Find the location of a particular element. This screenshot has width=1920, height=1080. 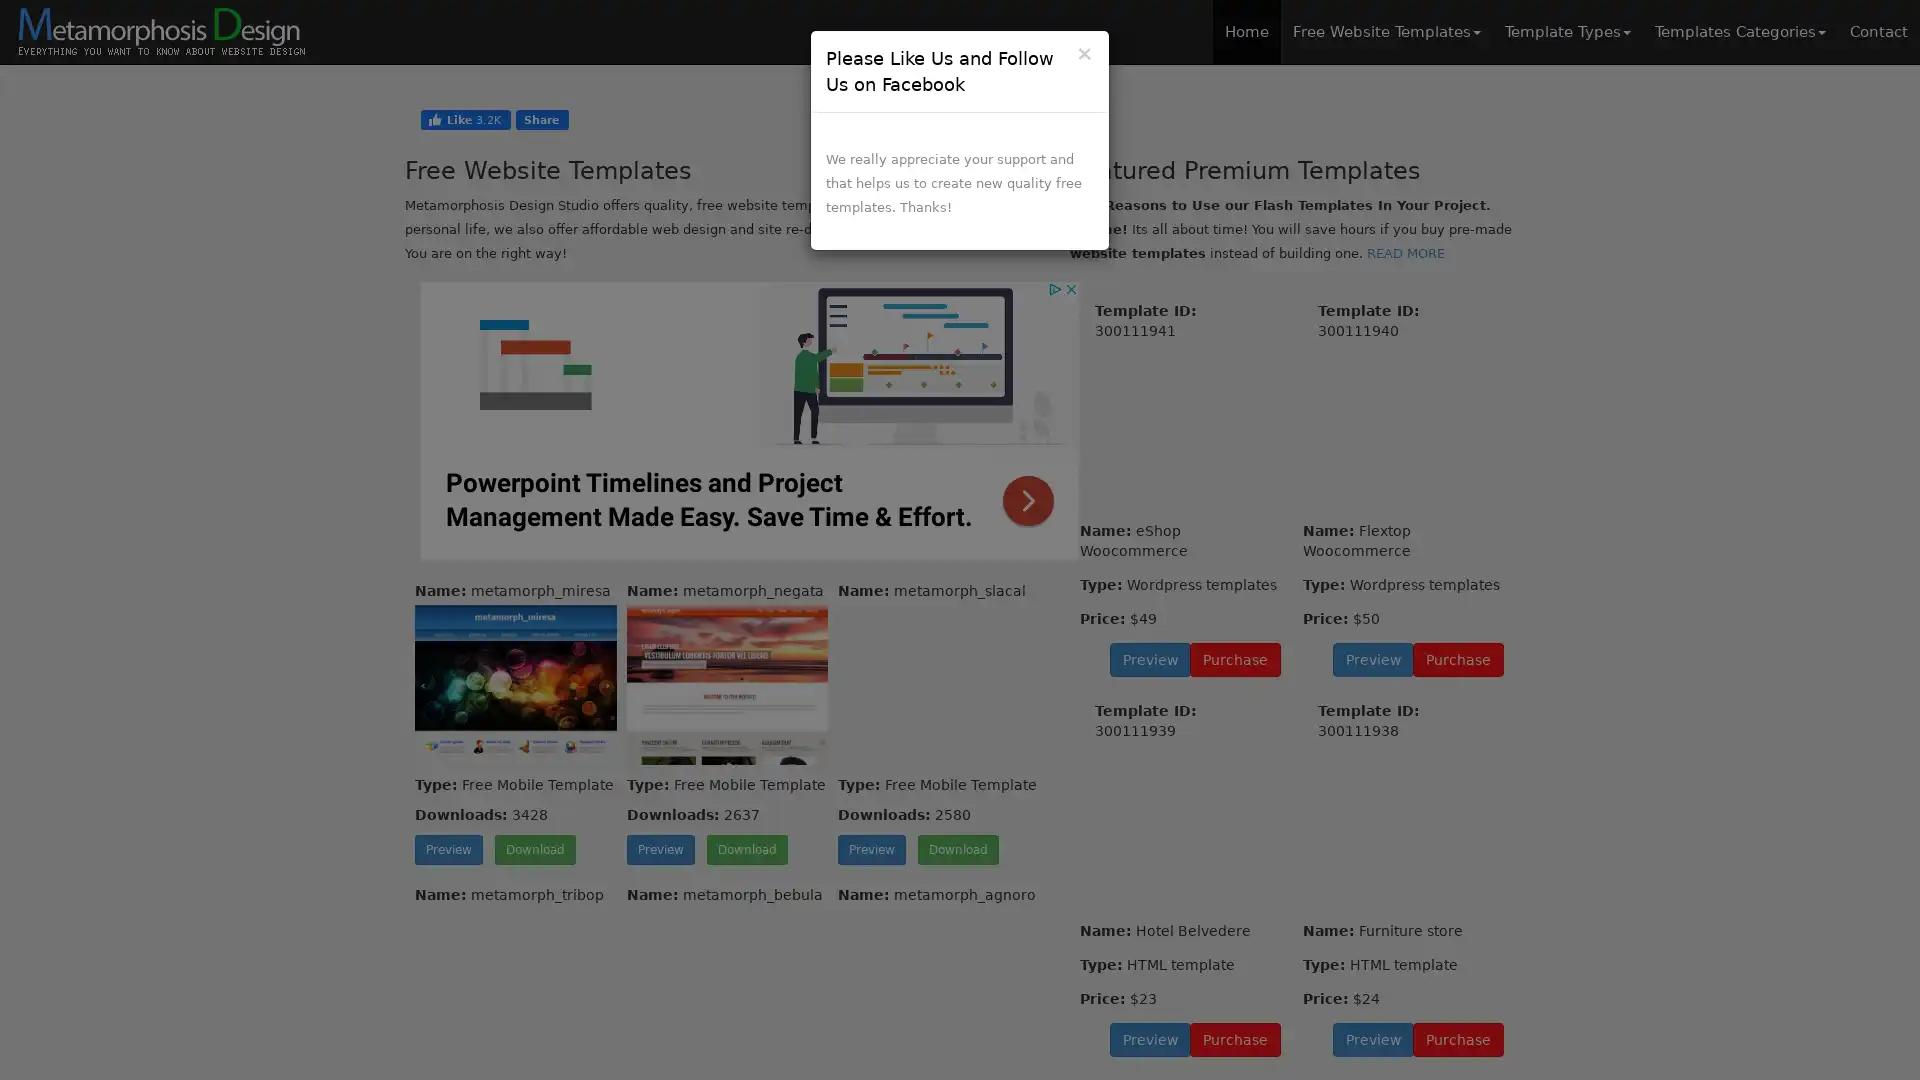

Preview is located at coordinates (1150, 659).